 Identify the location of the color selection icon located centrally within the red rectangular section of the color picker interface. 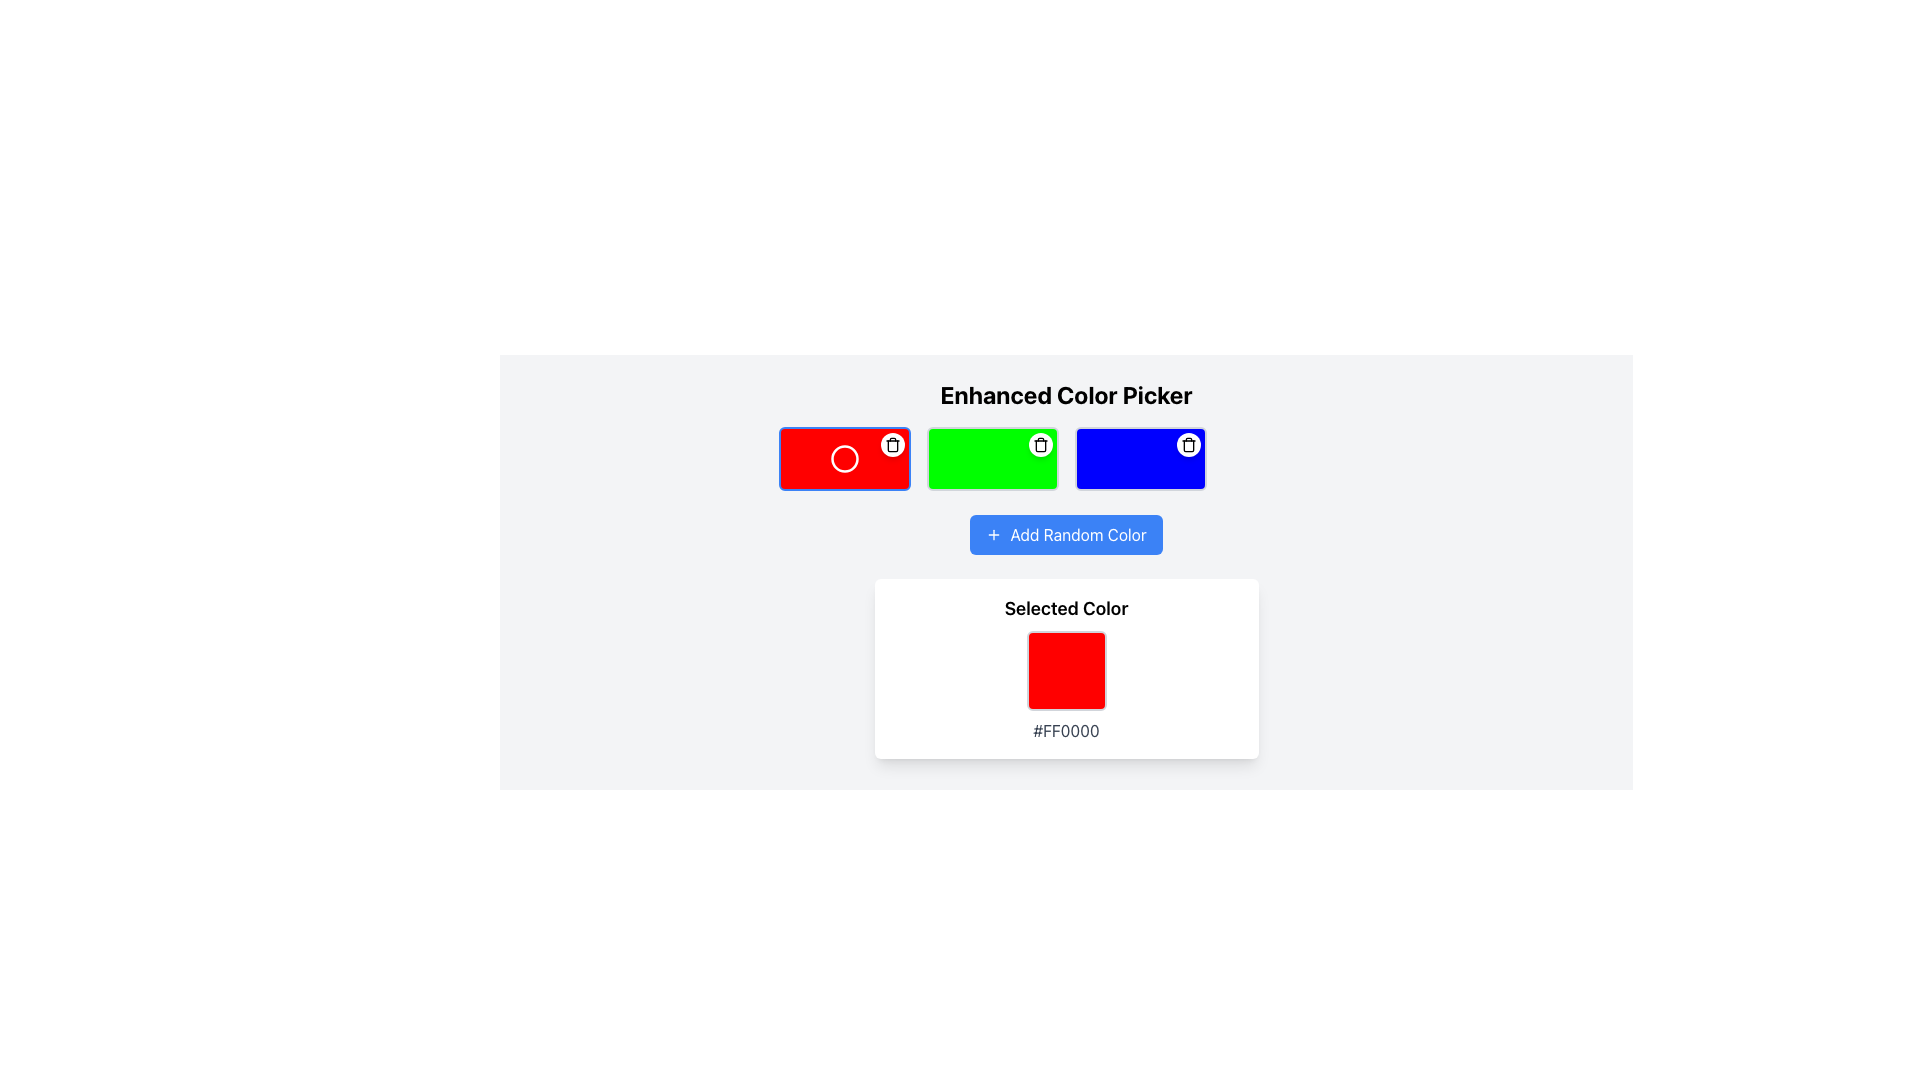
(844, 459).